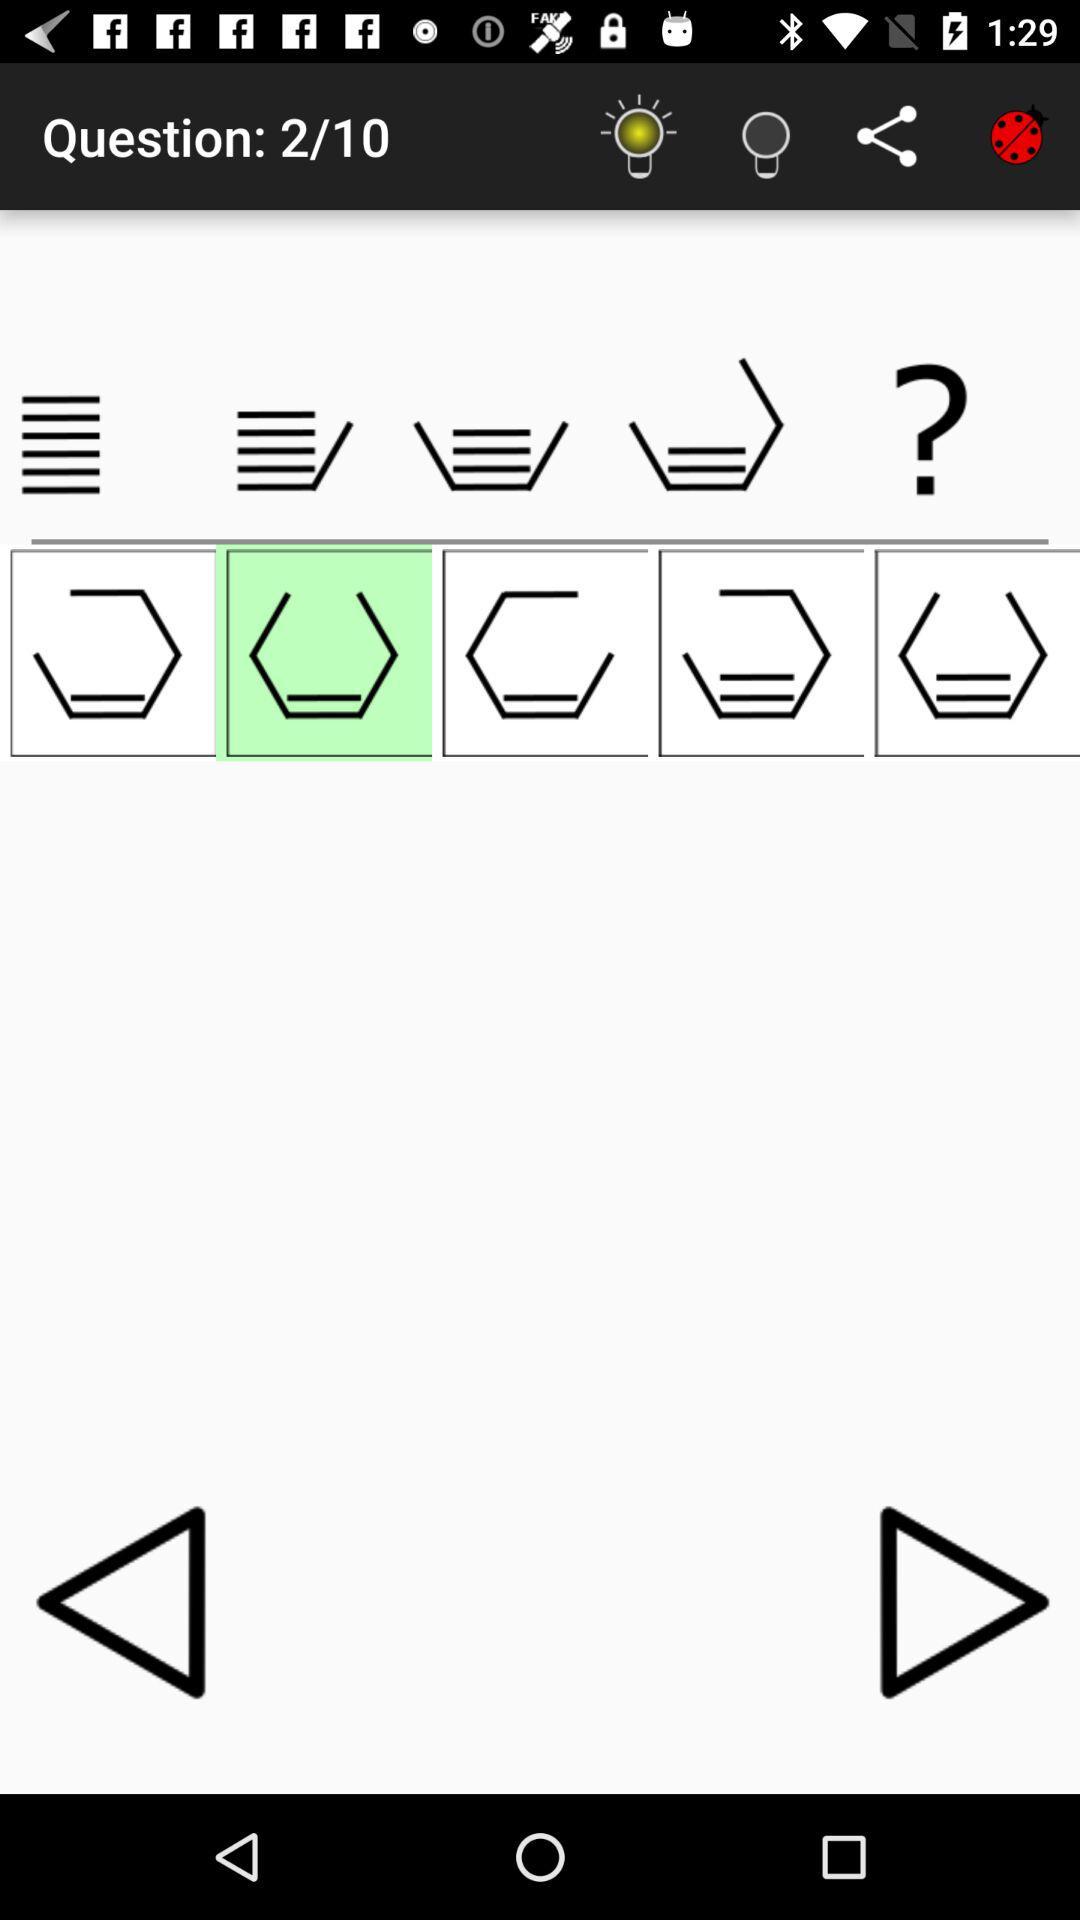 This screenshot has width=1080, height=1920. I want to click on the icon at the bottom left corner, so click(126, 1601).